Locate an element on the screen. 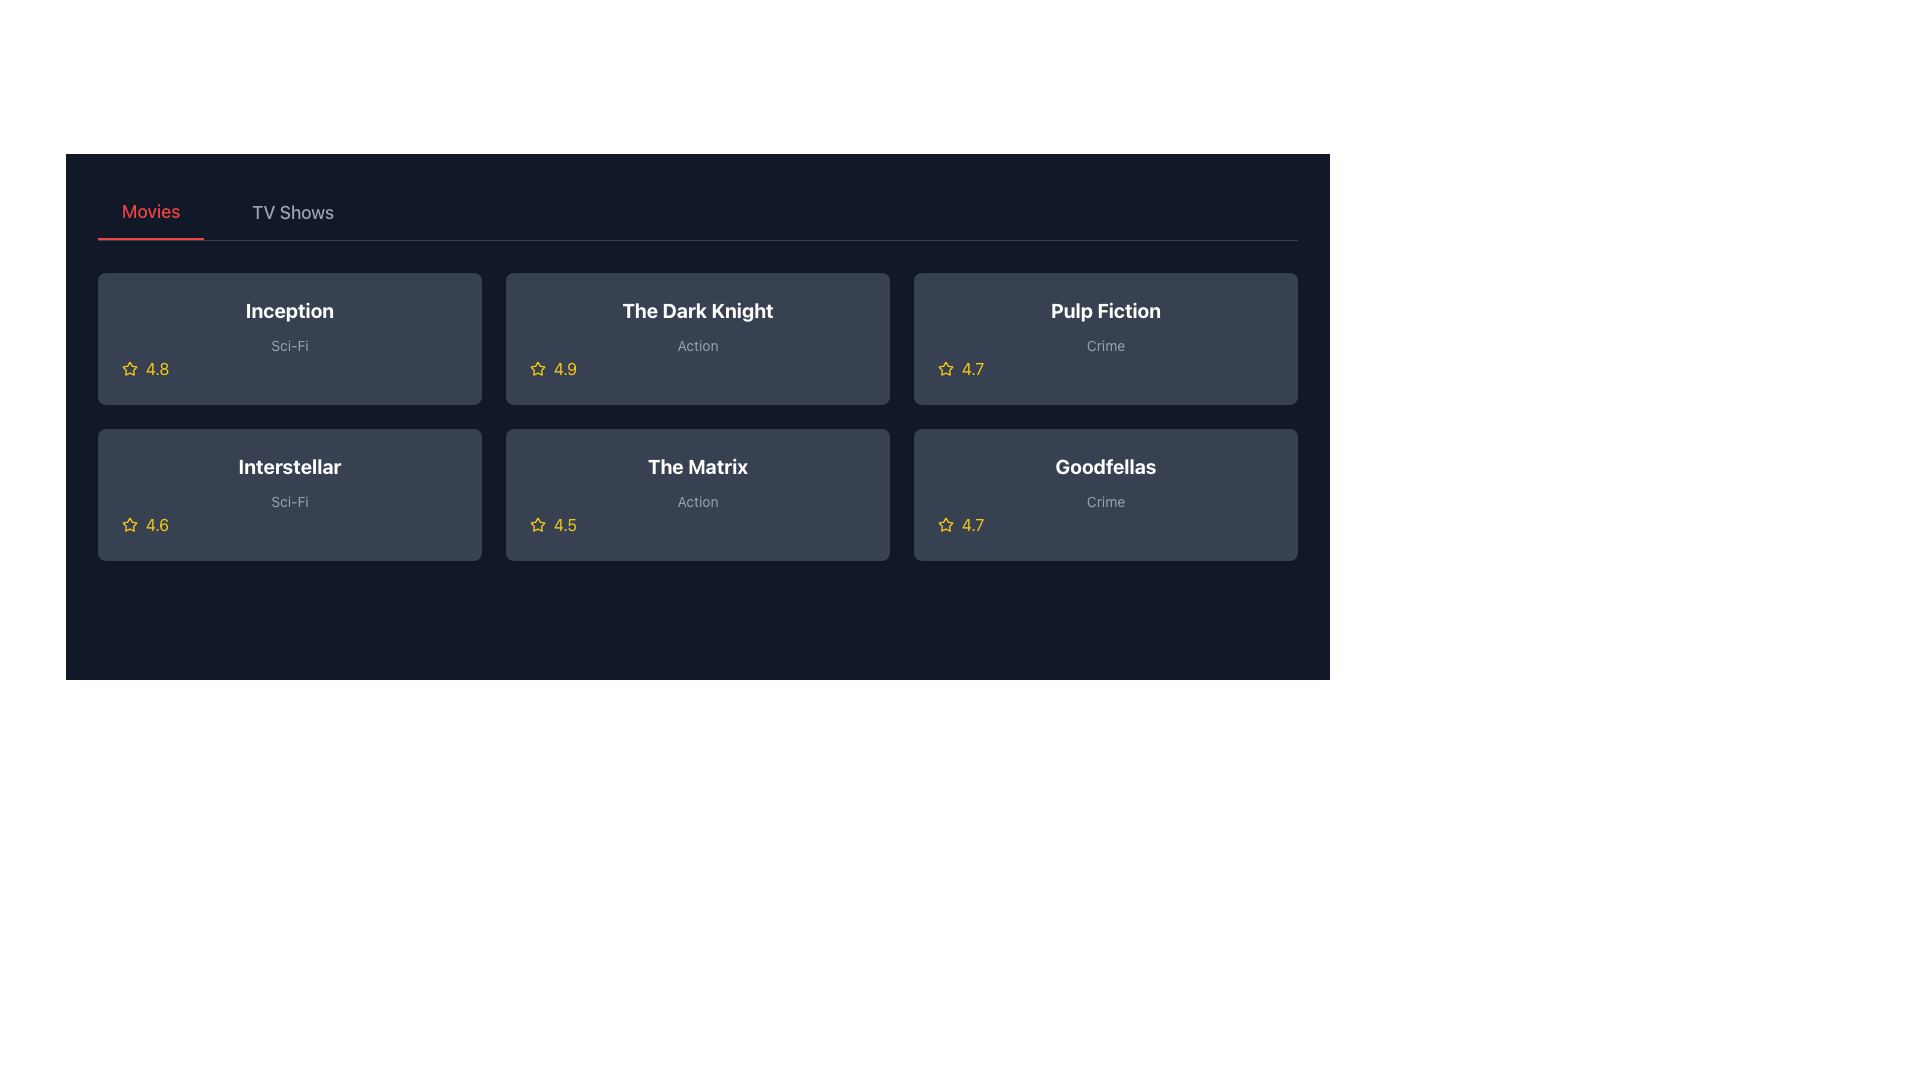 The width and height of the screenshot is (1920, 1080). the rating display for the movie 'Goodfellas', located in the bottom-right corner of its card in the grid view is located at coordinates (1104, 523).